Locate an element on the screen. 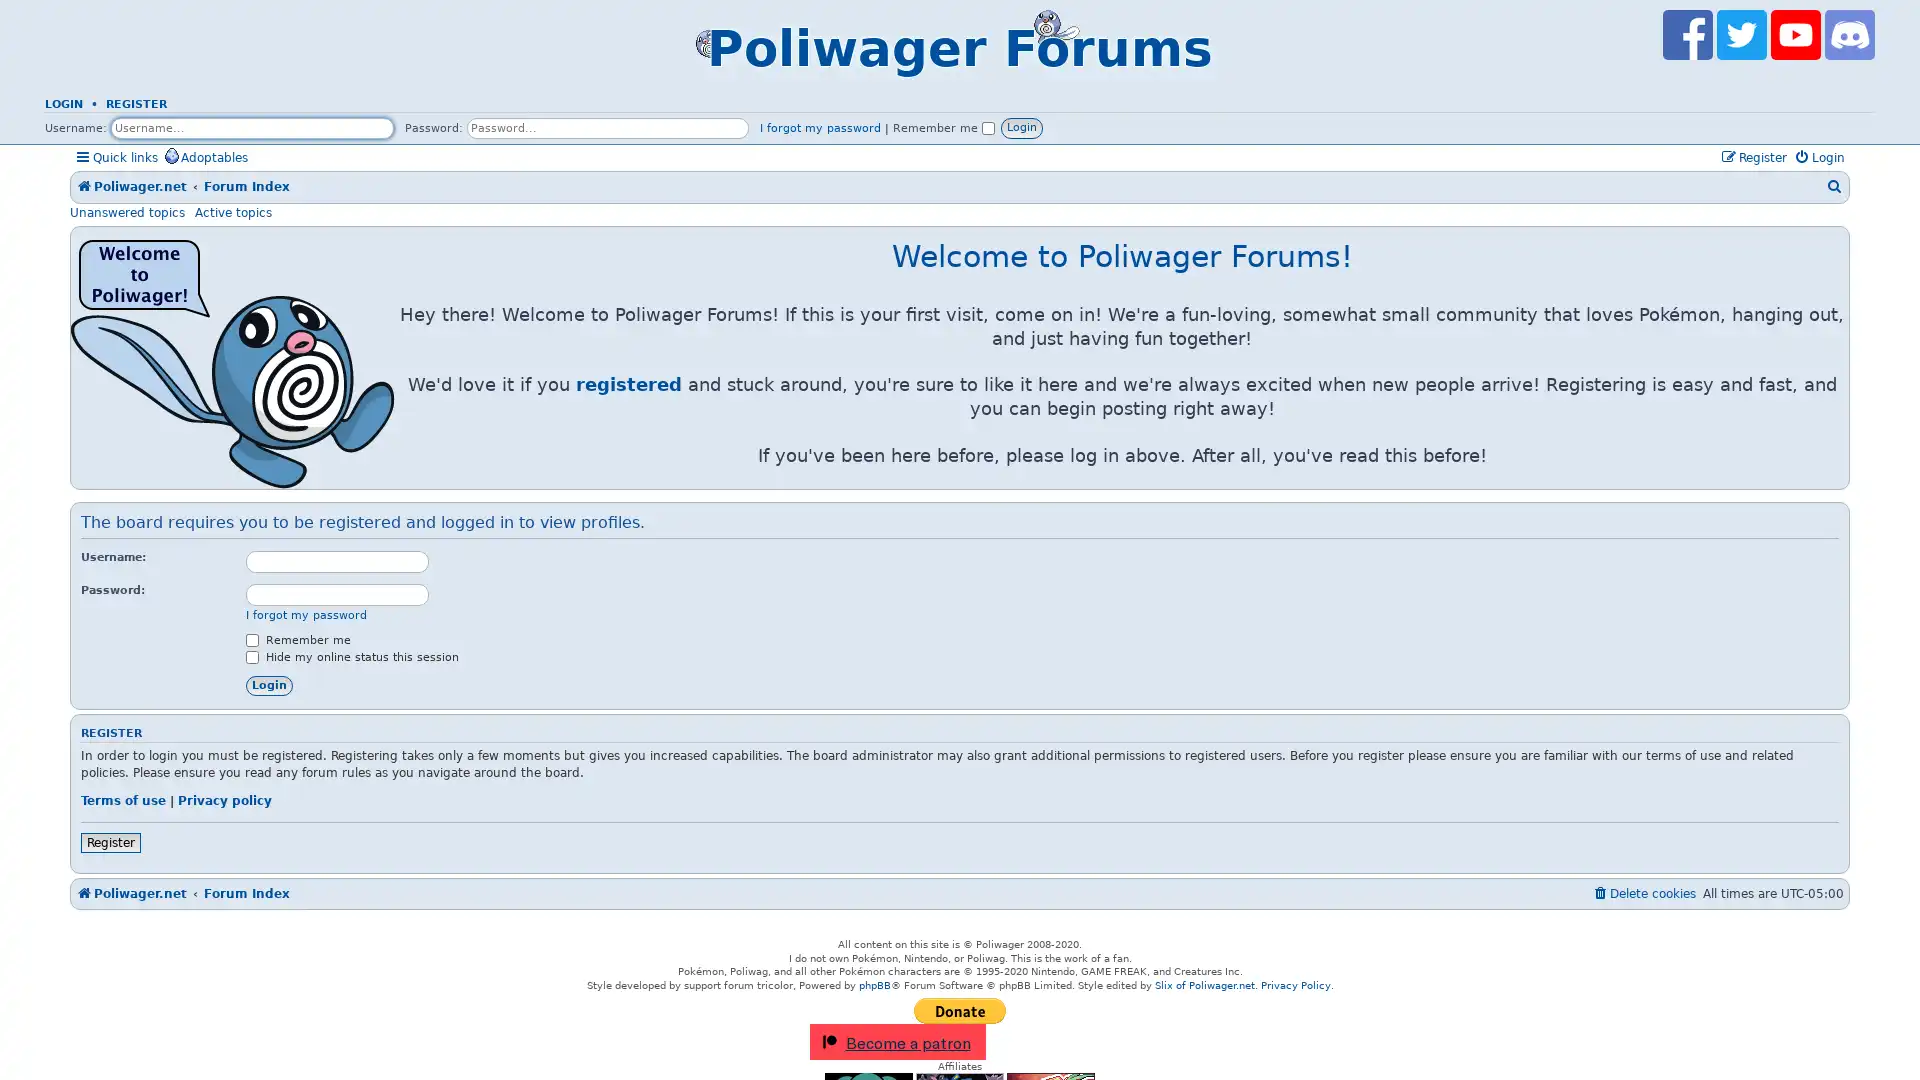 The image size is (1920, 1080). PayPal - The safer, easier way to pay online! is located at coordinates (960, 1010).